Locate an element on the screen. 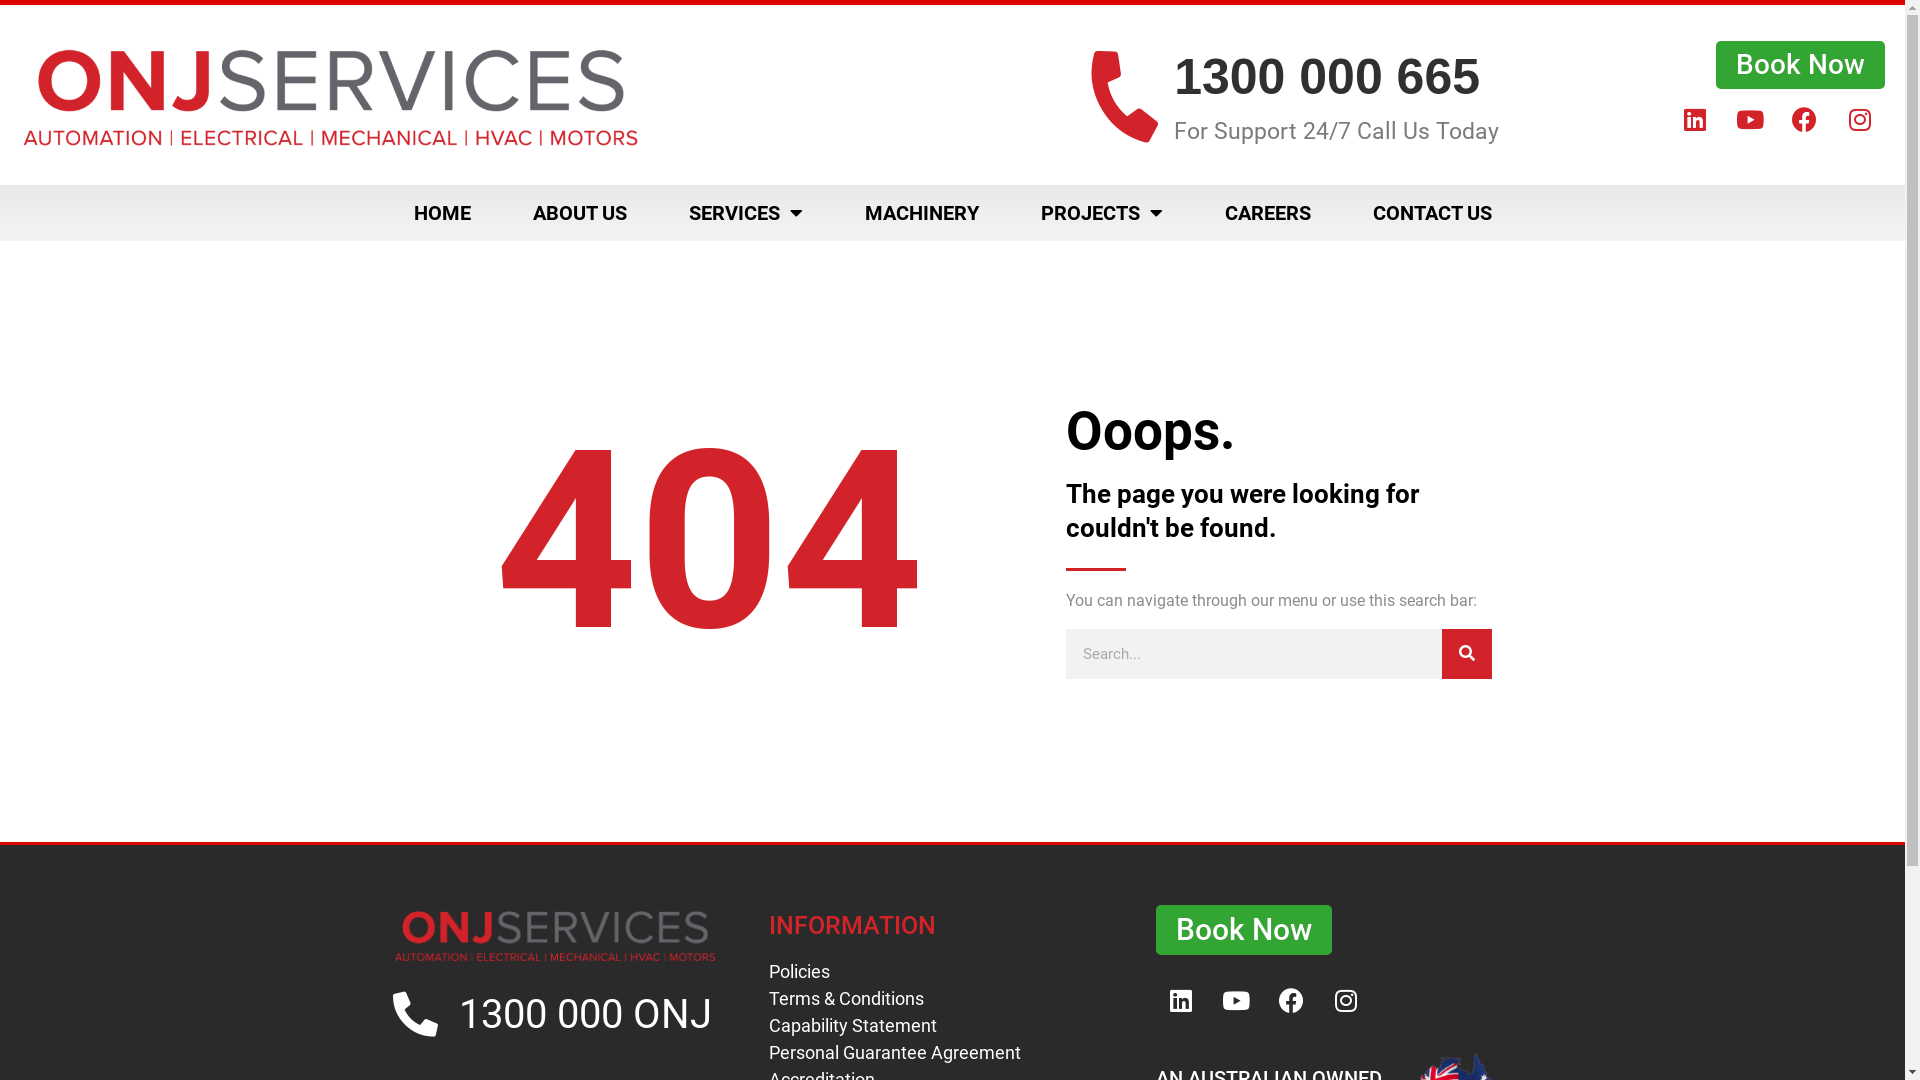 The image size is (1920, 1080). '1300 000 665' is located at coordinates (1326, 76).